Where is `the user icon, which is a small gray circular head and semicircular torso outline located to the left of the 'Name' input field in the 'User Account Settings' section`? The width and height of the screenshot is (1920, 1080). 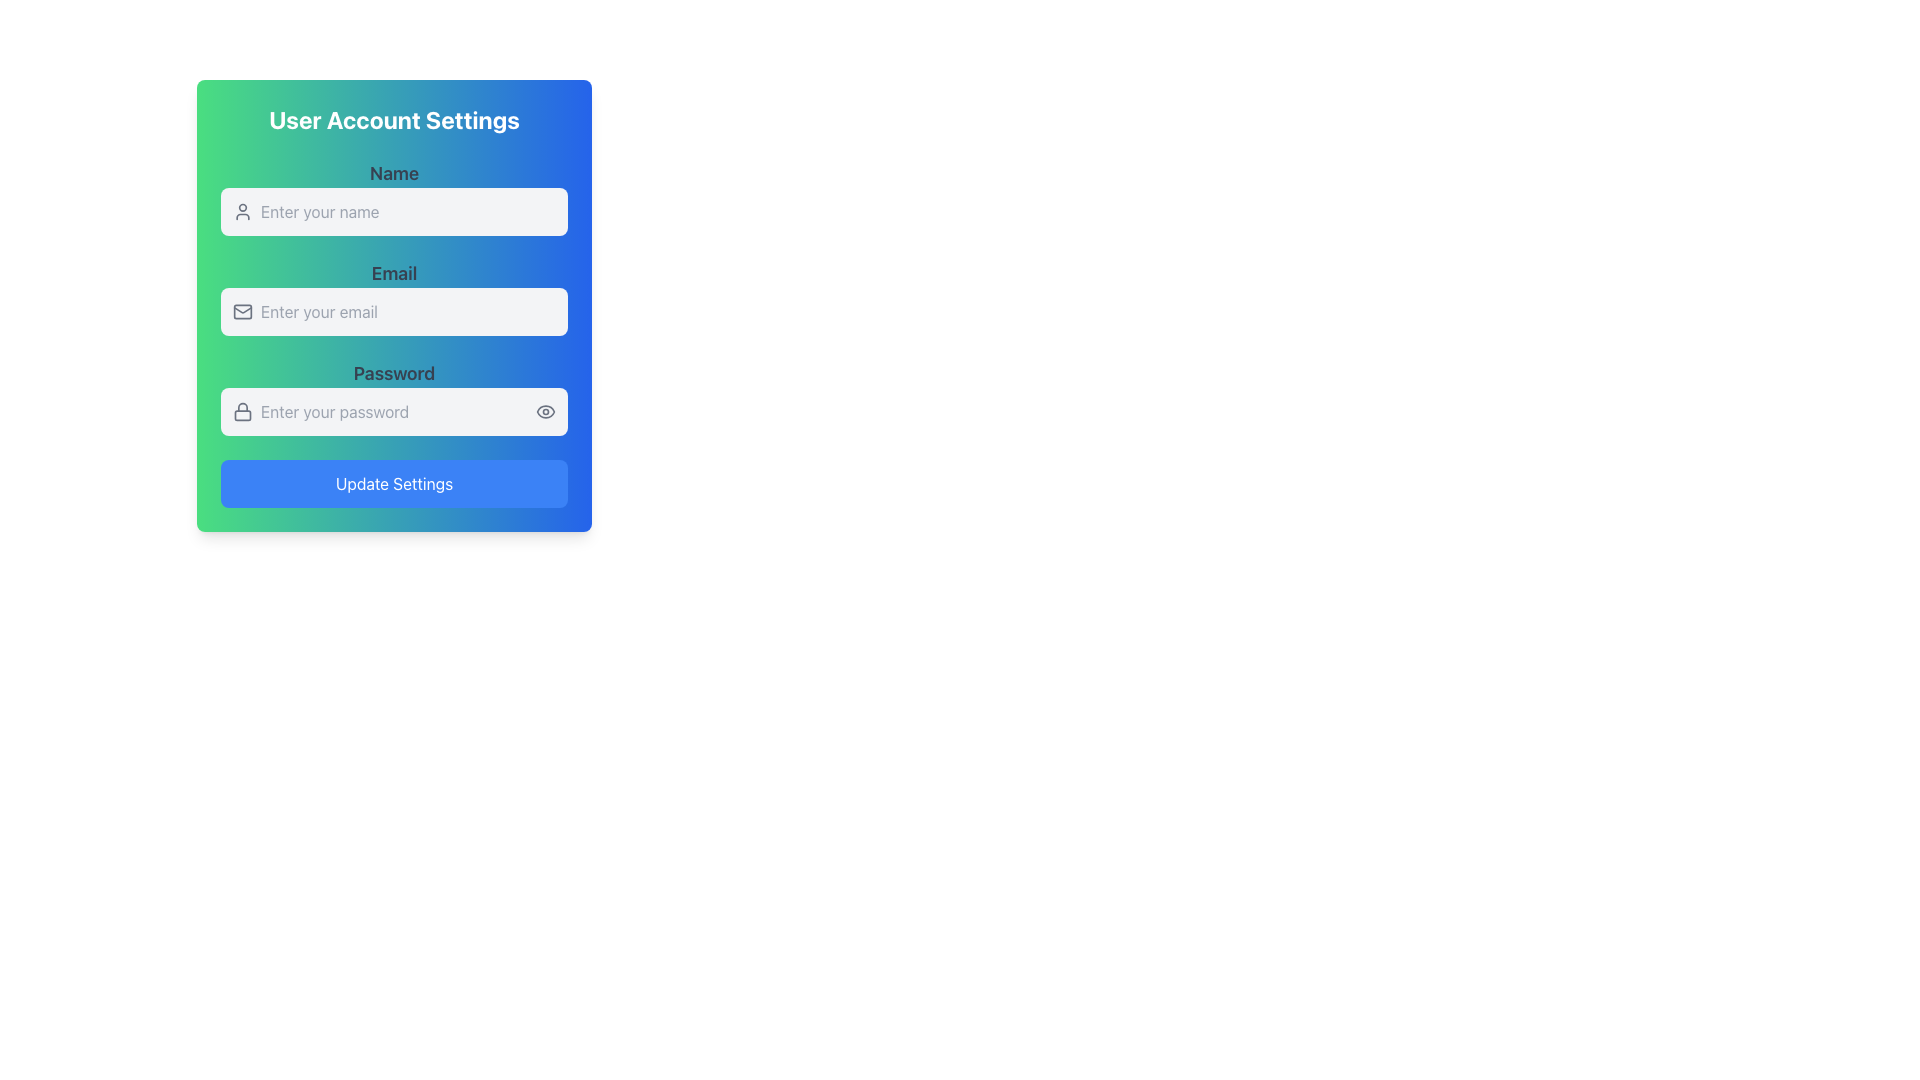 the user icon, which is a small gray circular head and semicircular torso outline located to the left of the 'Name' input field in the 'User Account Settings' section is located at coordinates (242, 212).